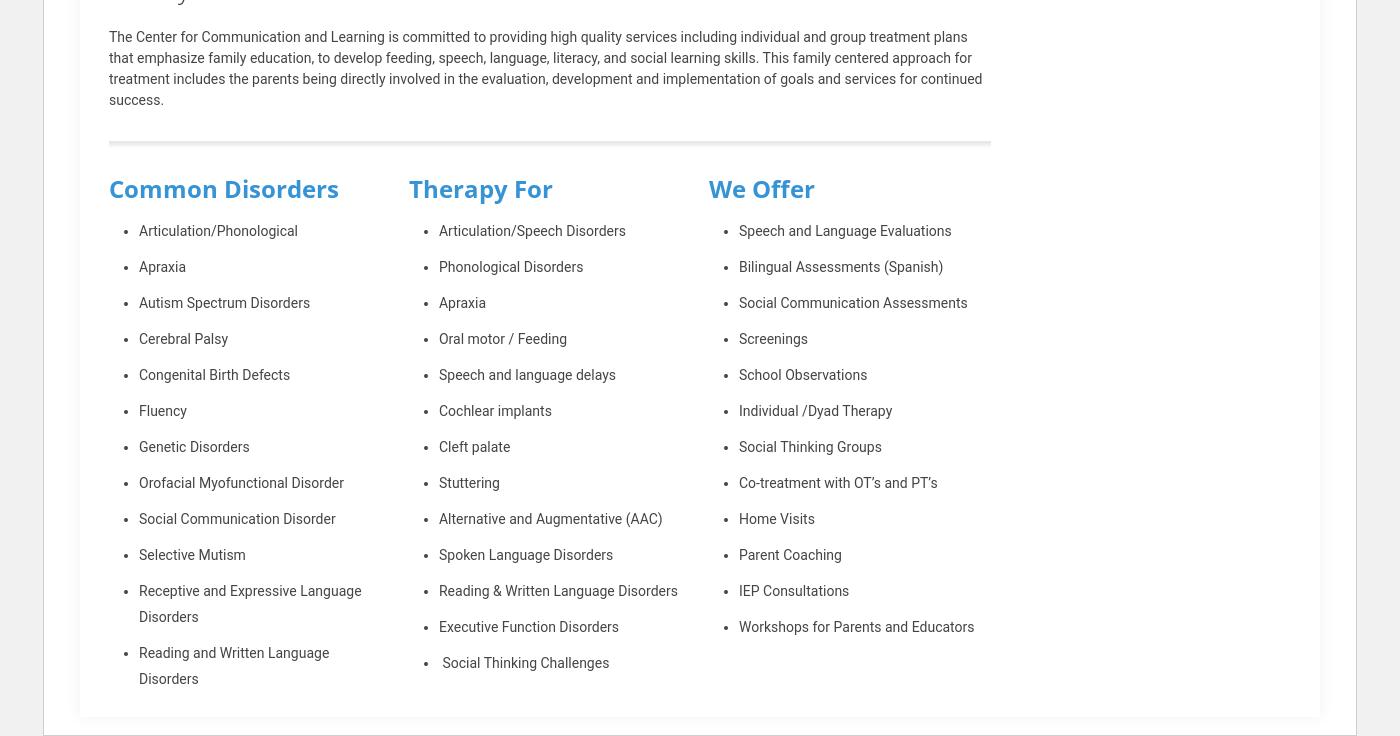  Describe the element at coordinates (789, 554) in the screenshot. I see `'Parent Coaching'` at that location.